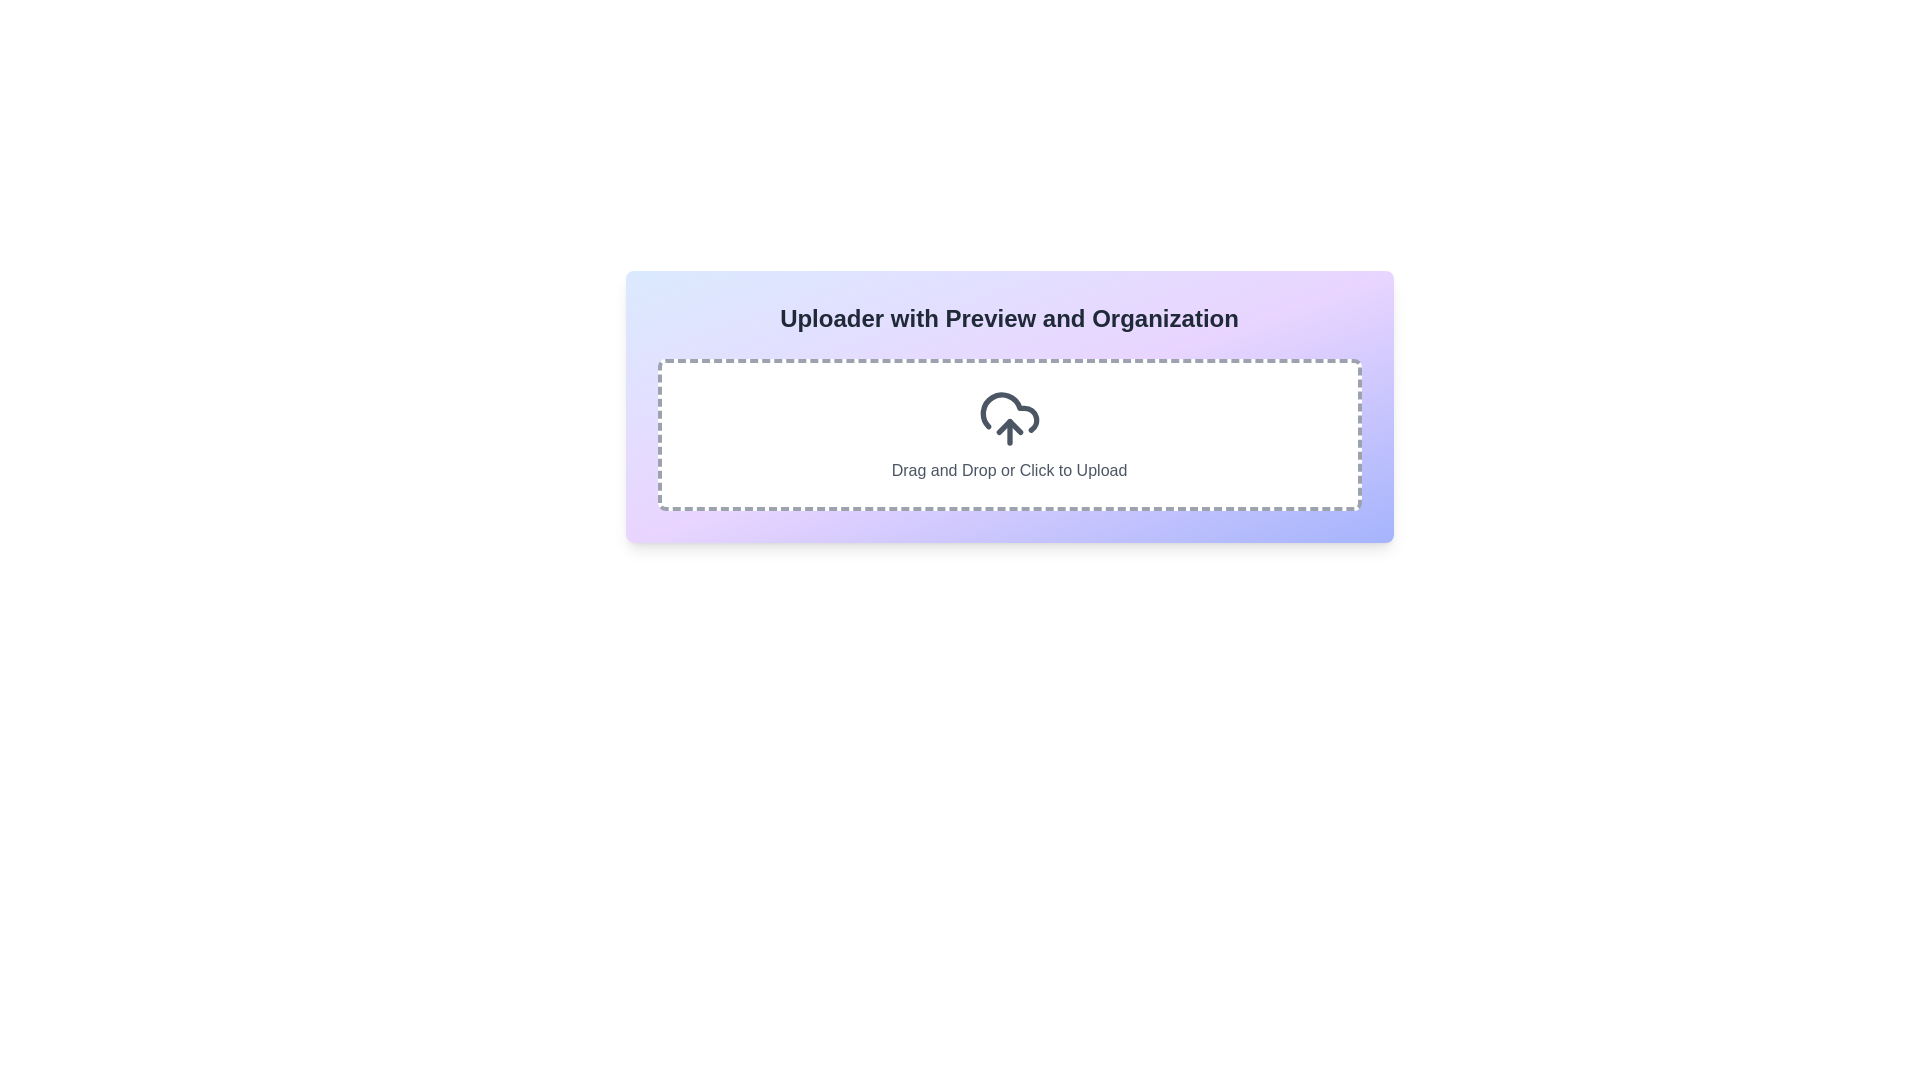  I want to click on files into the Interactive file upload area located below the 'Uploader with Preview and Organization' heading, which allows users, so click(1009, 434).